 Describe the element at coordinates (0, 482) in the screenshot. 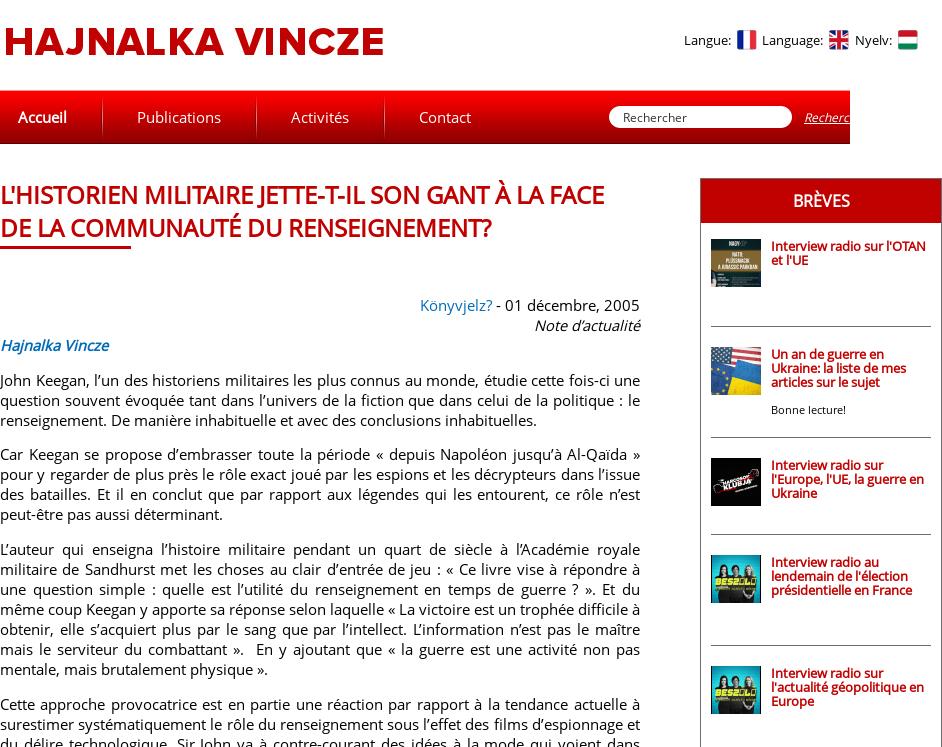

I see `'Car Keegan se propose d’embrasser toute la période « depuis Napoléon jusqu’à Al-Qaïda » pour y regarder de plus près le rôle exact joué par les espions et les décrypteurs dans l’issue des batailles. Et il en conclut que par rapport aux légendes qui les entourent, ce rôle n’est peut-être pas aussi déterminant.'` at that location.